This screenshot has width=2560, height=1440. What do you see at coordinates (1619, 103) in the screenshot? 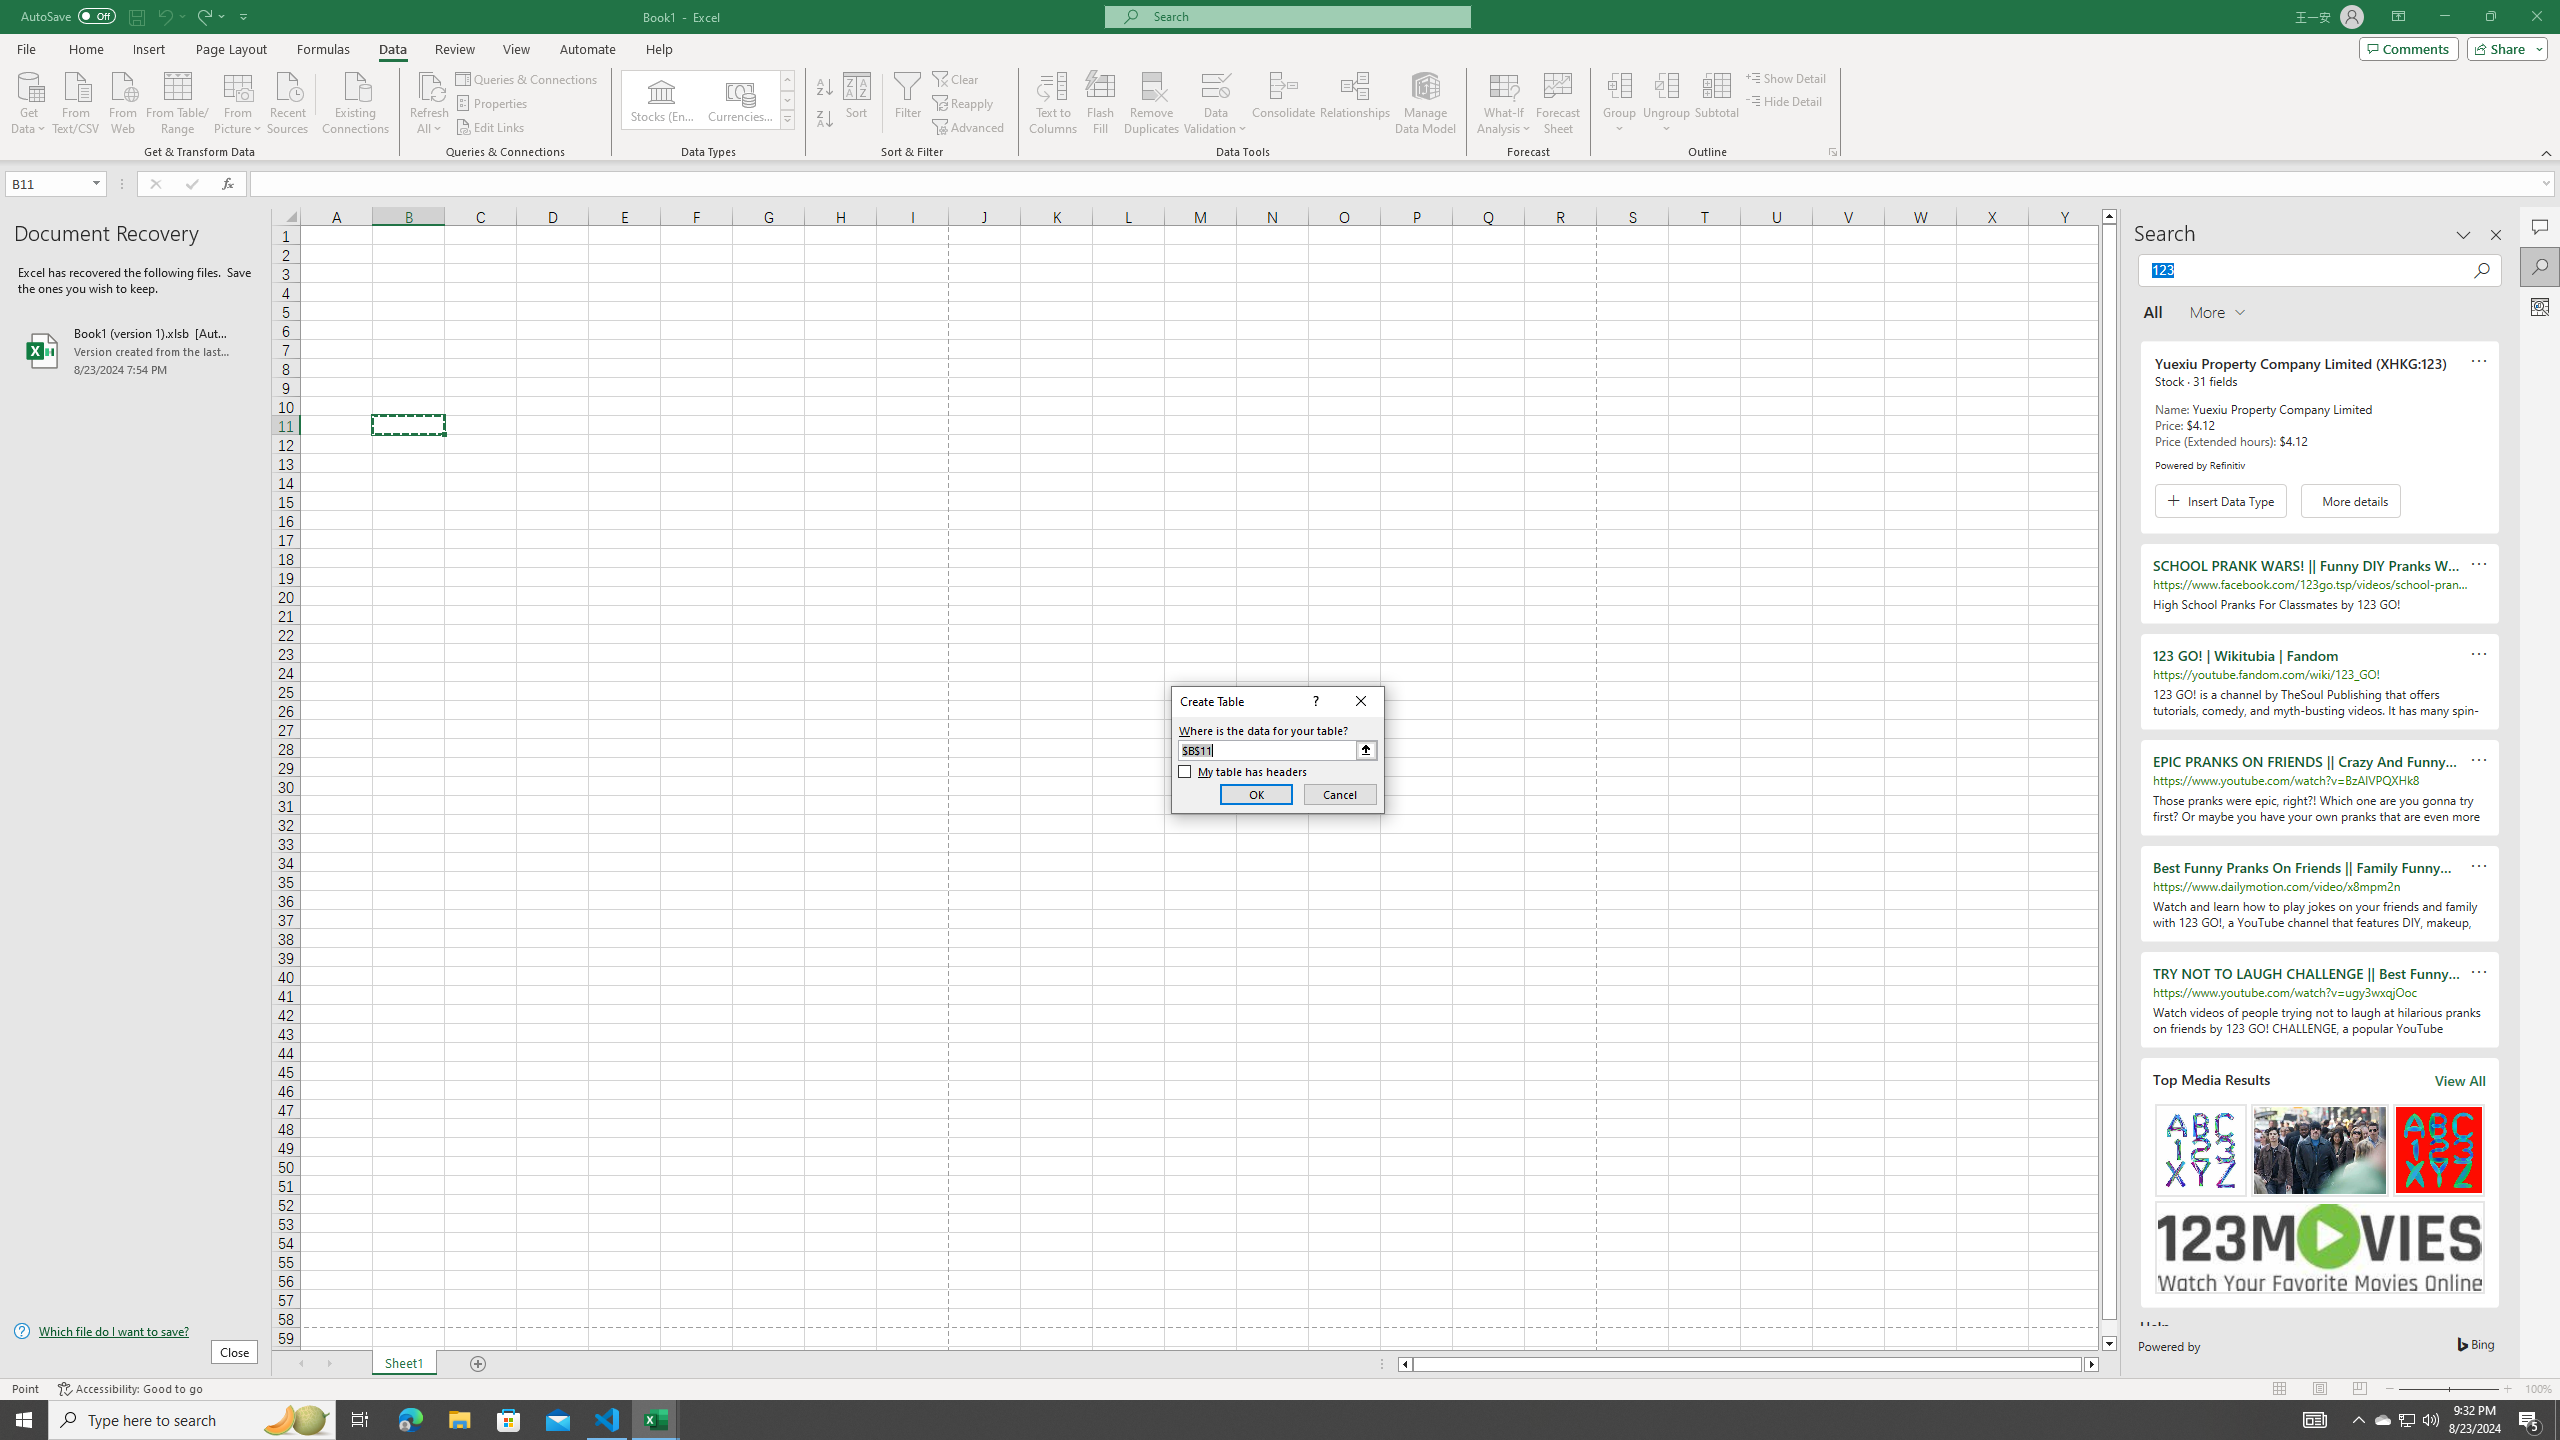
I see `'Group...'` at bounding box center [1619, 103].